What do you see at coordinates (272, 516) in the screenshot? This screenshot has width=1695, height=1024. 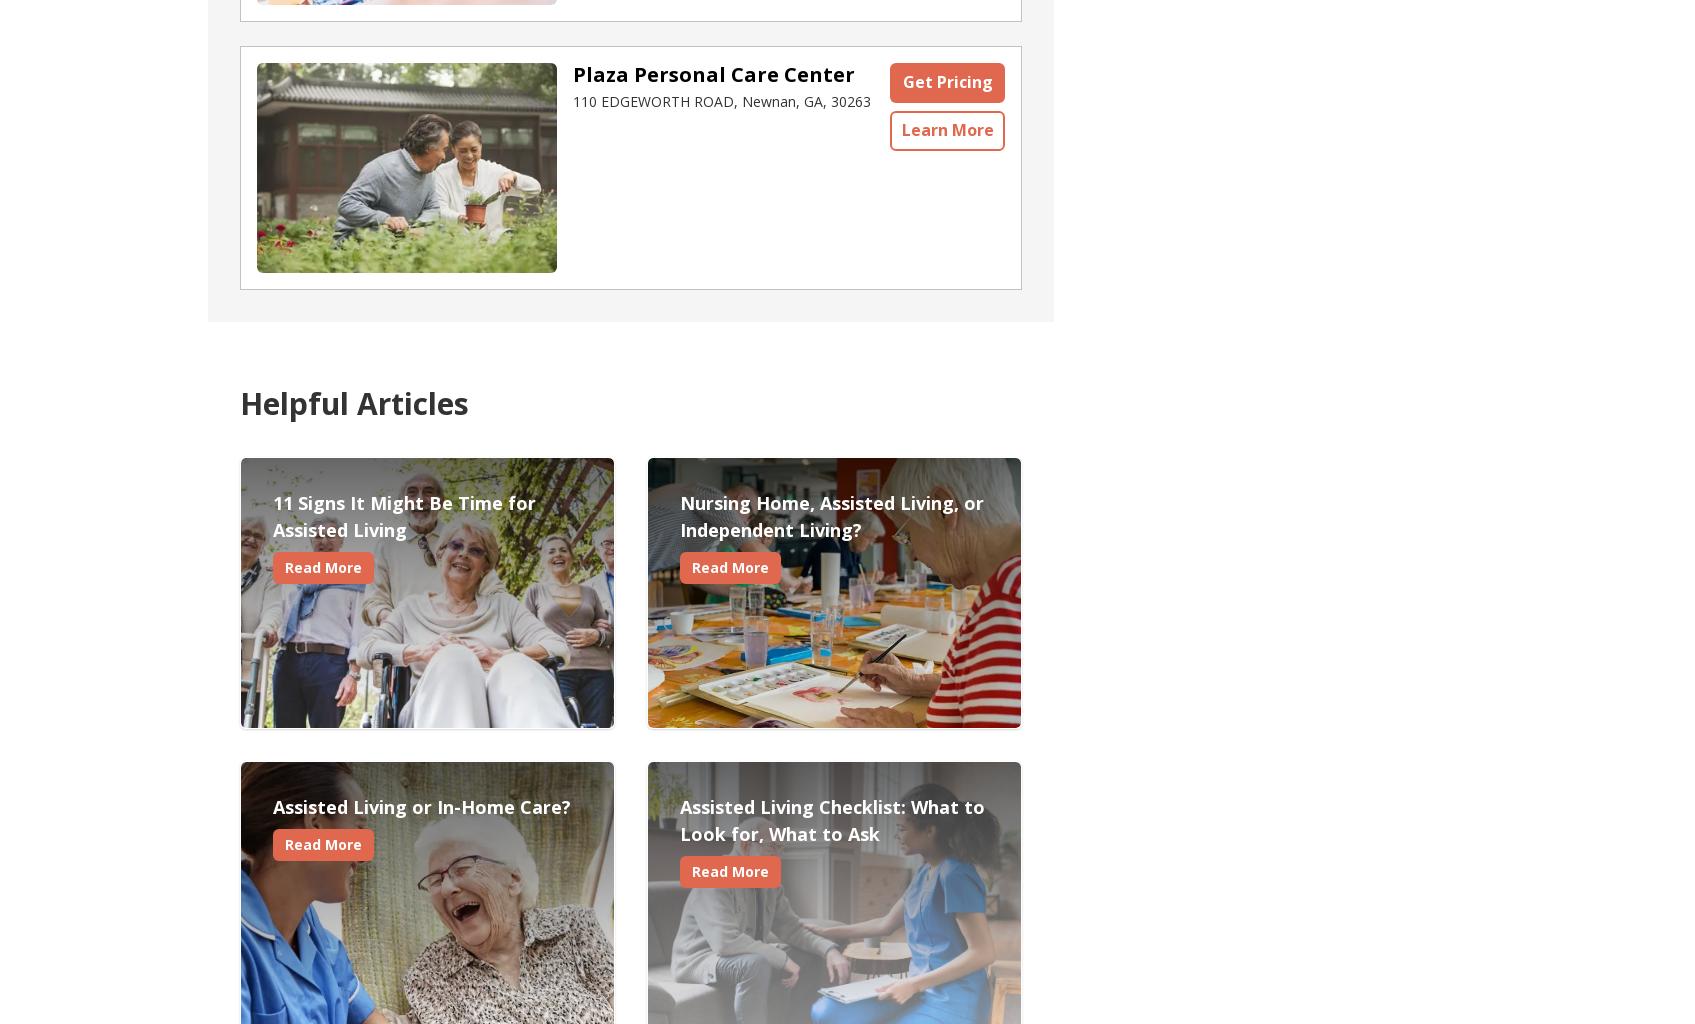 I see `'11 Signs It Might Be Time for Assisted Living'` at bounding box center [272, 516].